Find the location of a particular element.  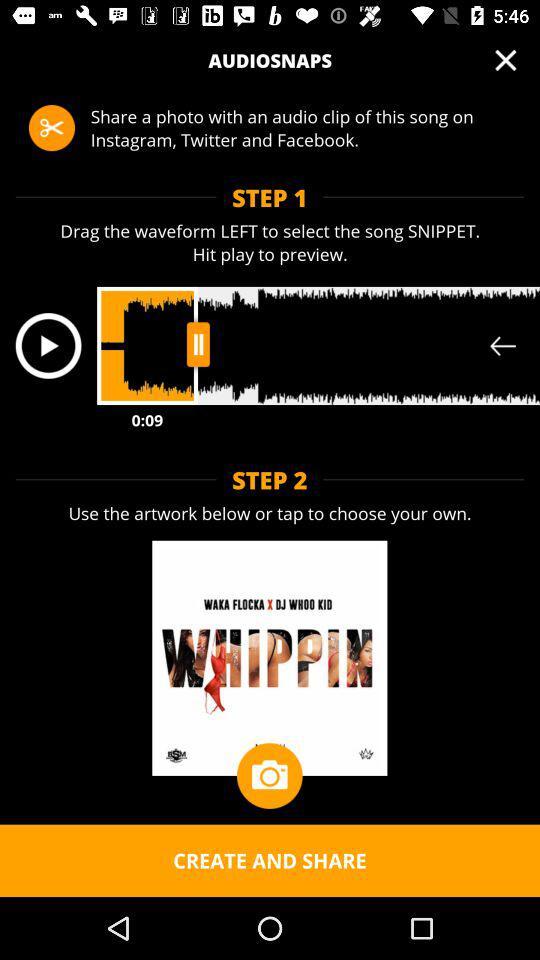

tap the close icon is located at coordinates (504, 59).